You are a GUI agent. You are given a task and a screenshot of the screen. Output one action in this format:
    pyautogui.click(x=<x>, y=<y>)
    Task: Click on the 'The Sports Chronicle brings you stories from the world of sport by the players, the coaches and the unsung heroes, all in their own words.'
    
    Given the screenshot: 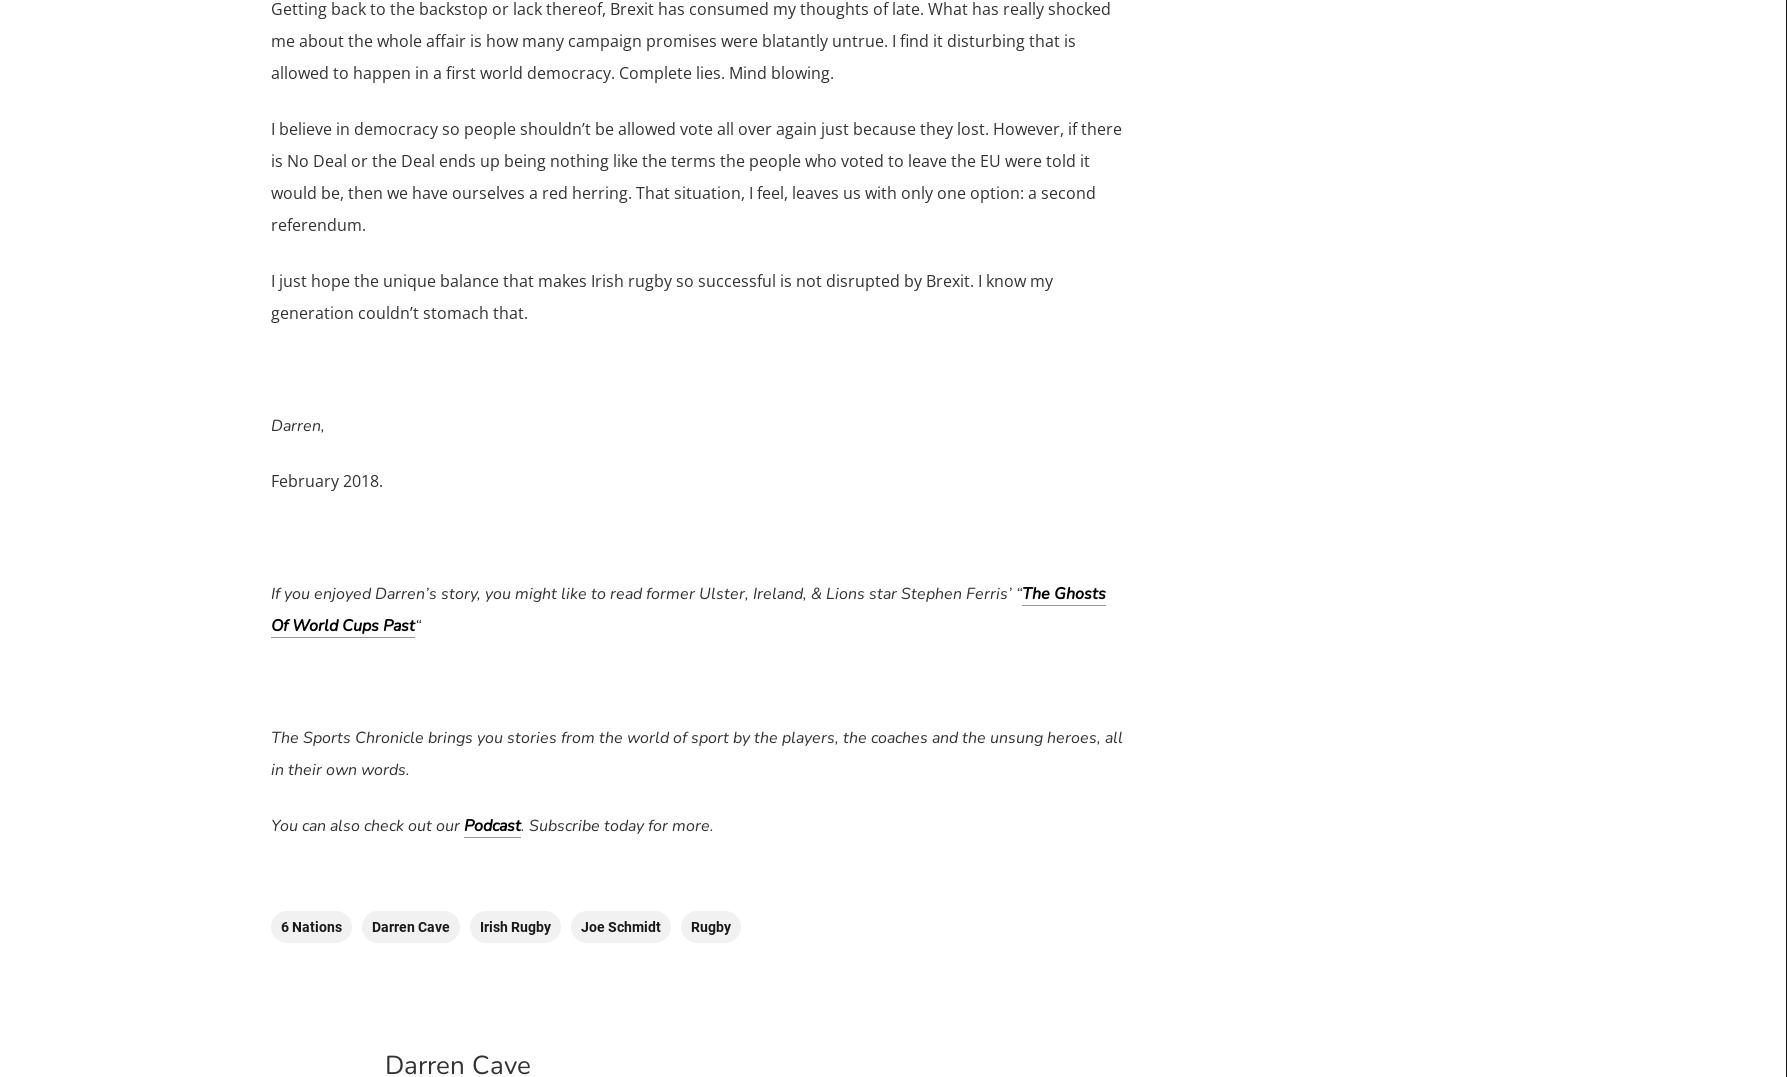 What is the action you would take?
    pyautogui.click(x=695, y=752)
    